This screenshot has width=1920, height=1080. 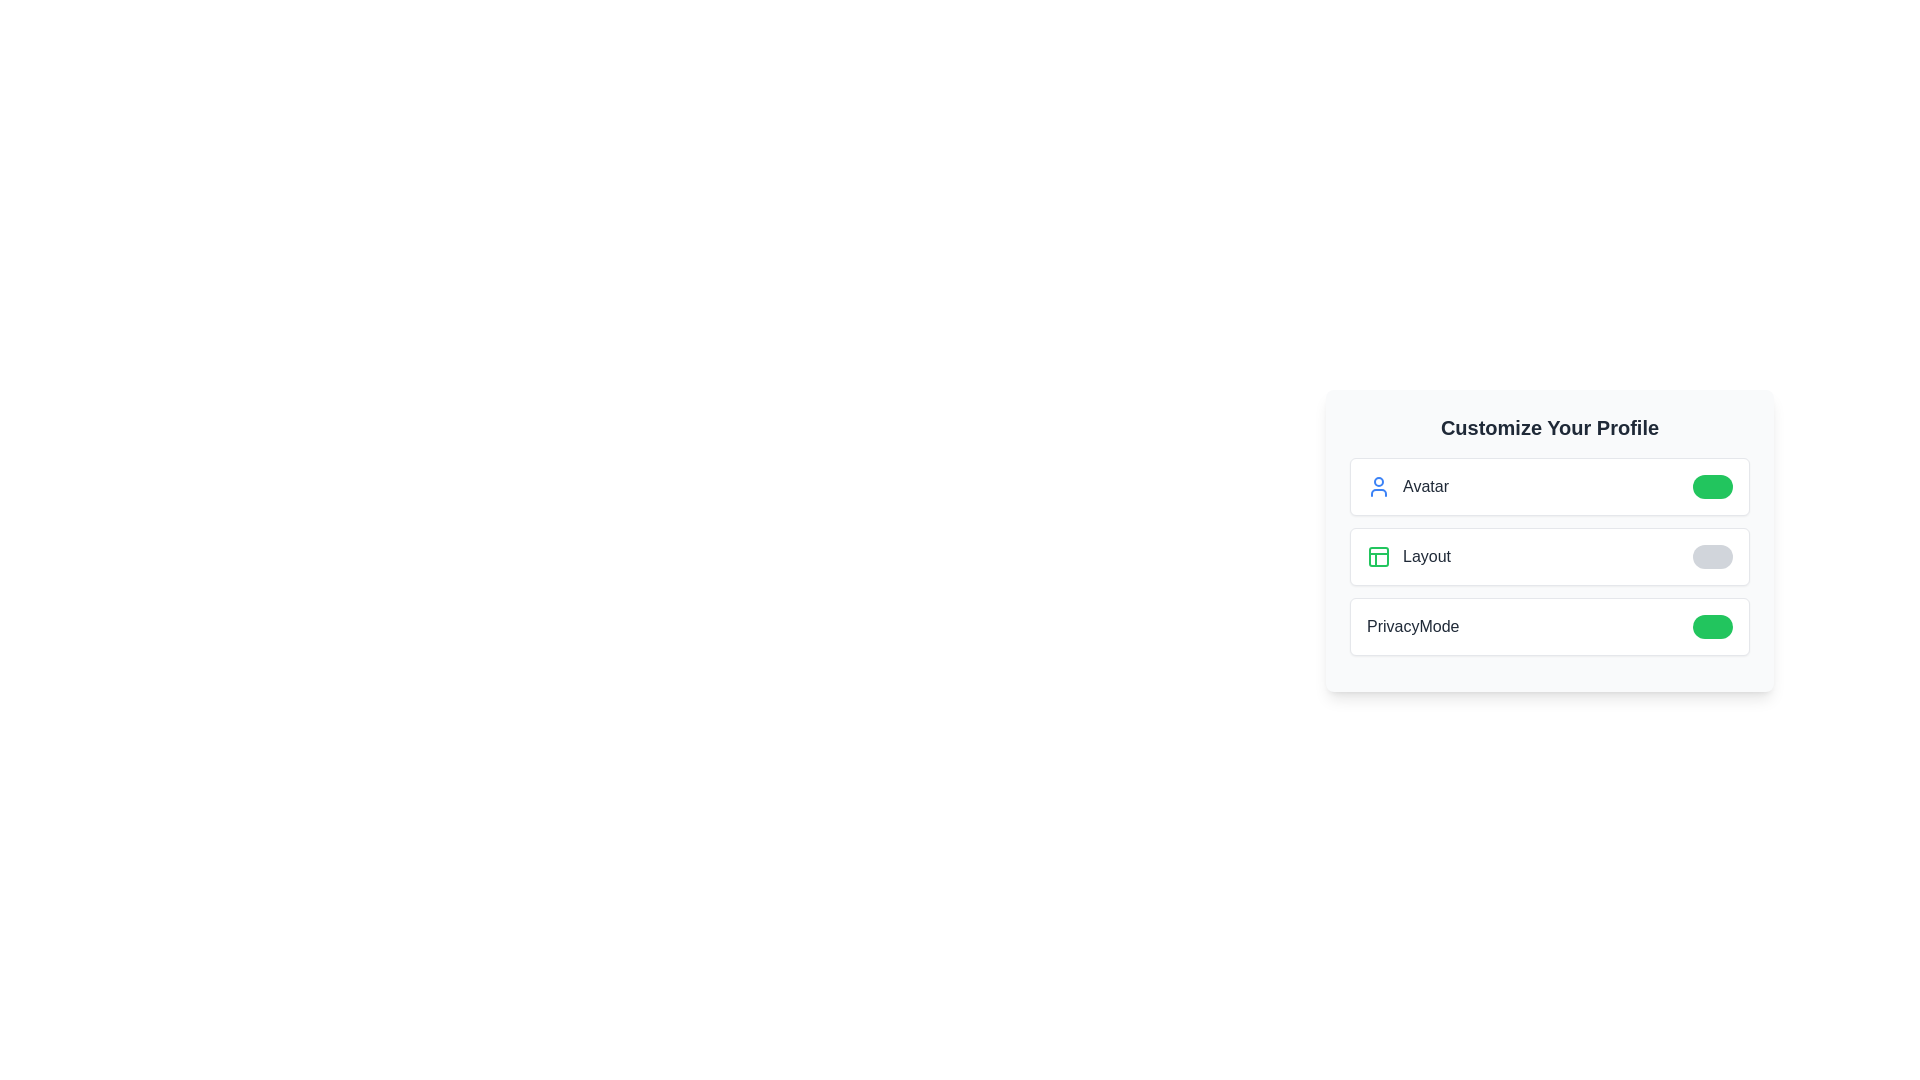 I want to click on the icon representing the feature Avatar, so click(x=1377, y=486).